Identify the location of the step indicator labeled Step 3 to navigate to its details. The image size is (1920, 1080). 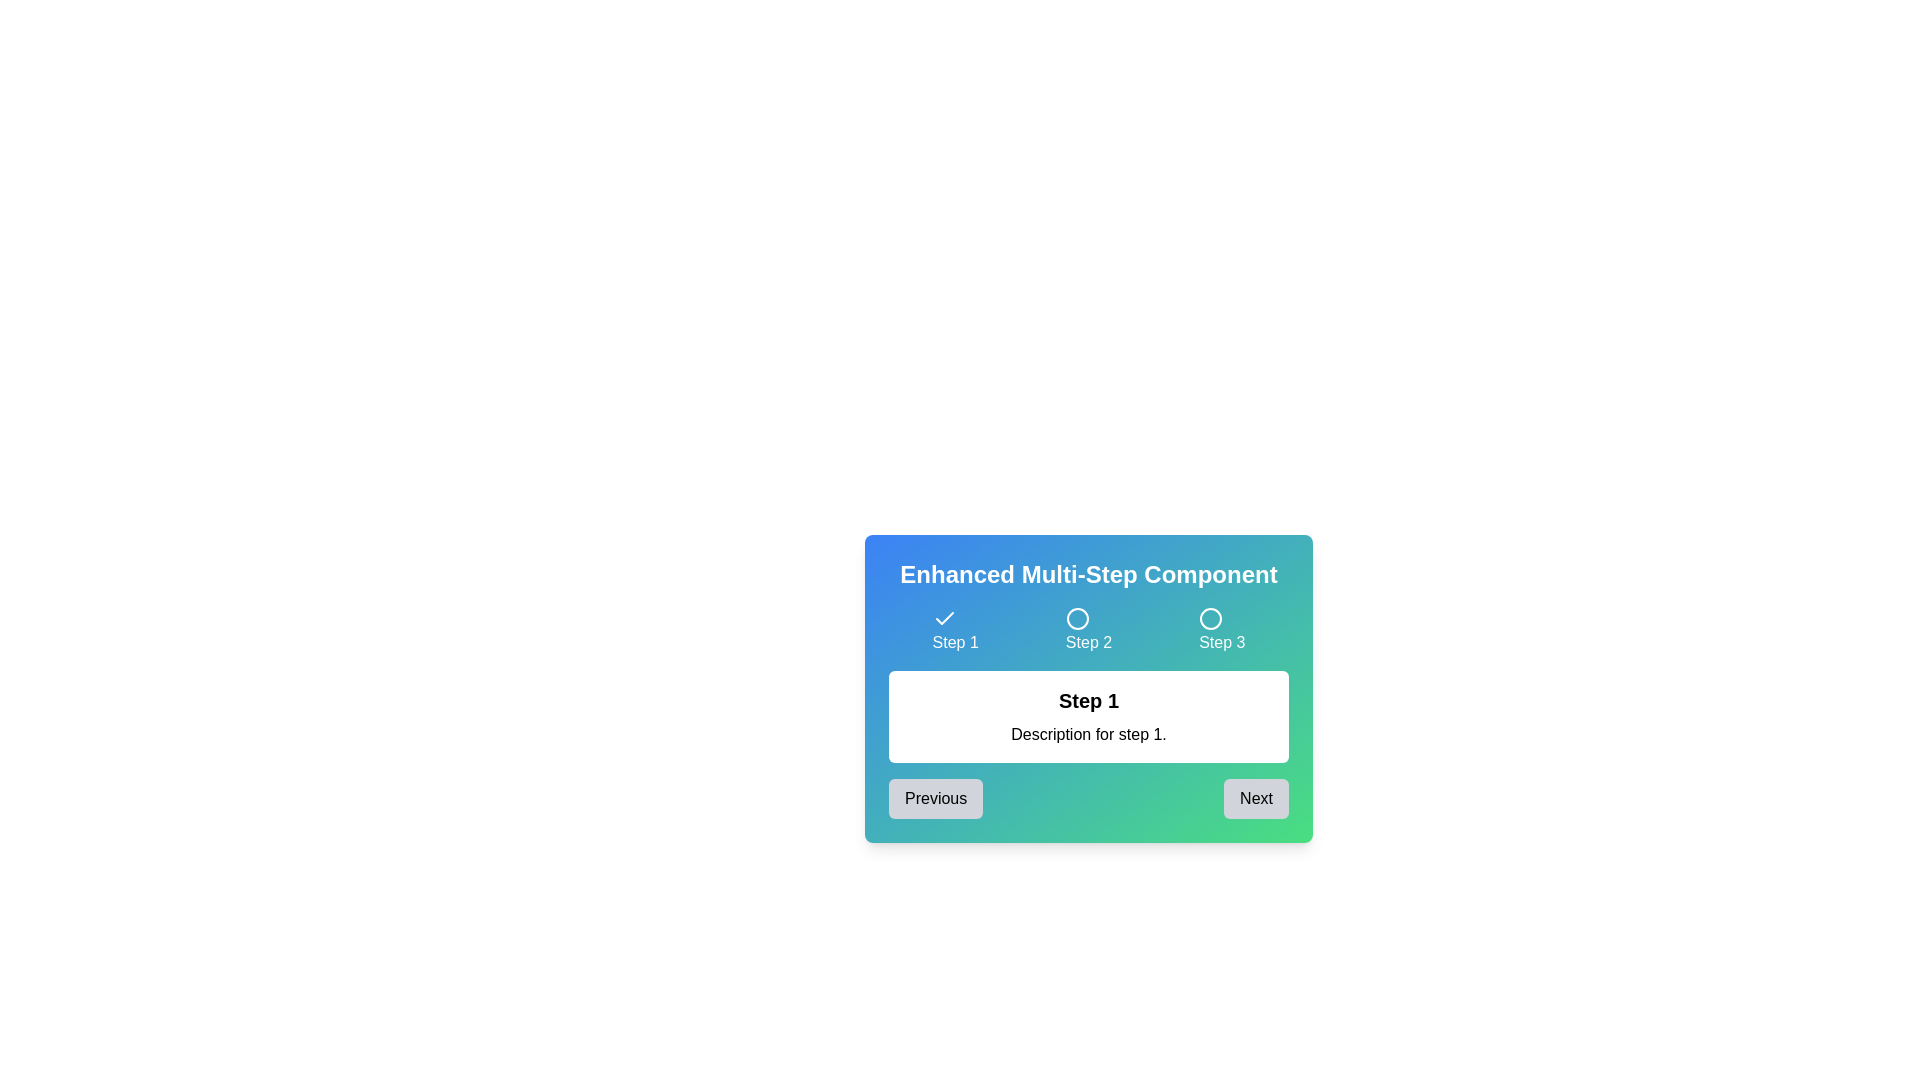
(1221, 631).